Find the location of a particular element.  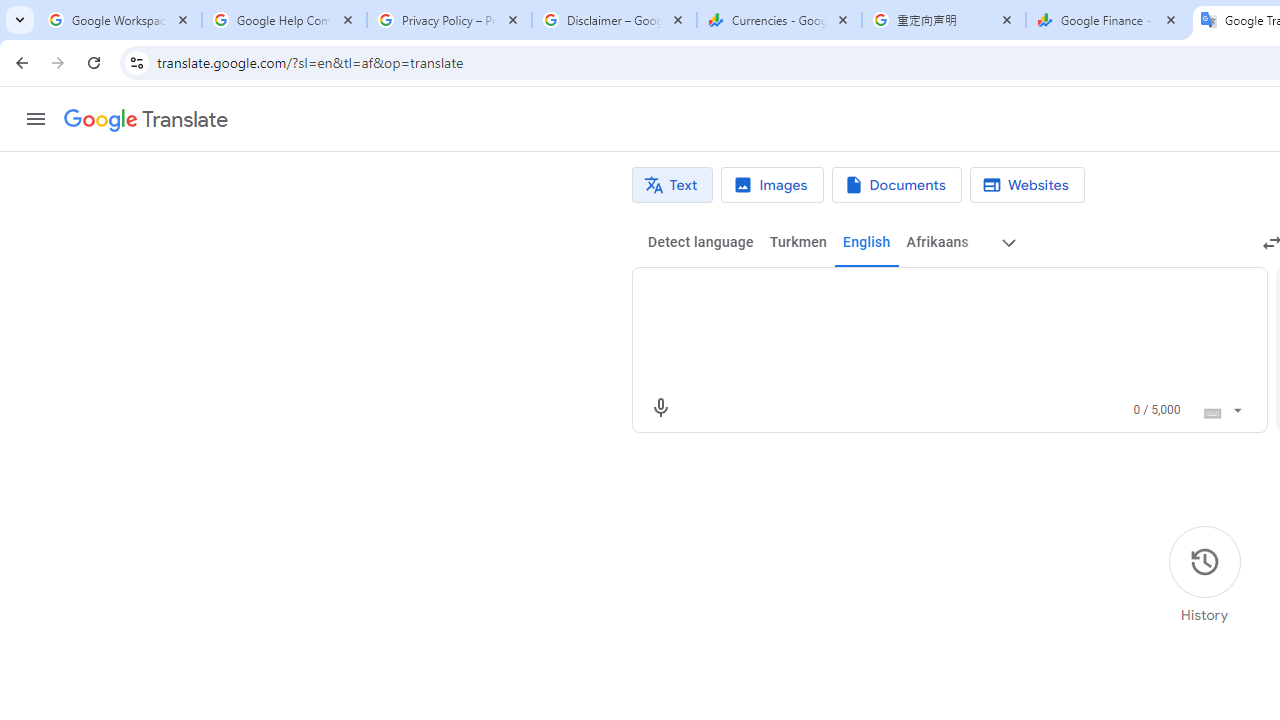

'Google Workspace Admin Community' is located at coordinates (118, 20).